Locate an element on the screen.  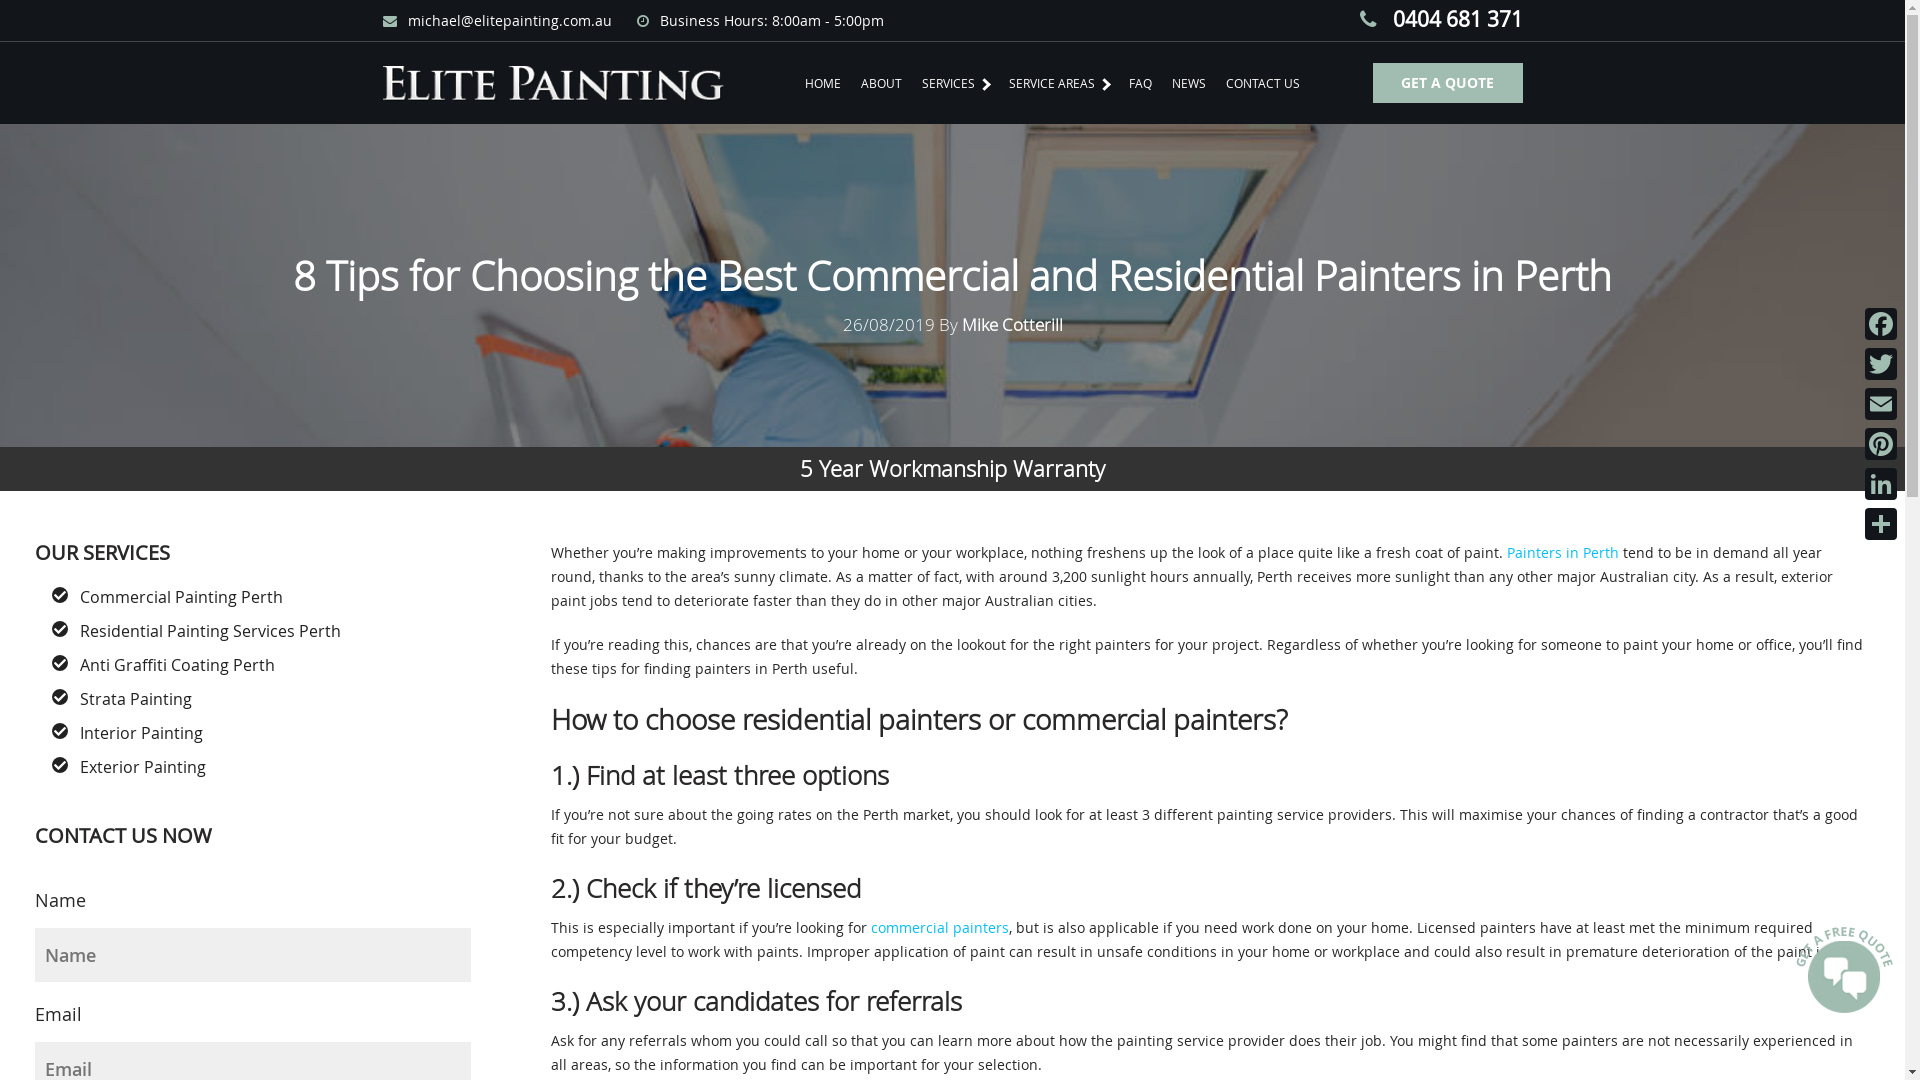
'michael@elitepainting.com.au' is located at coordinates (382, 19).